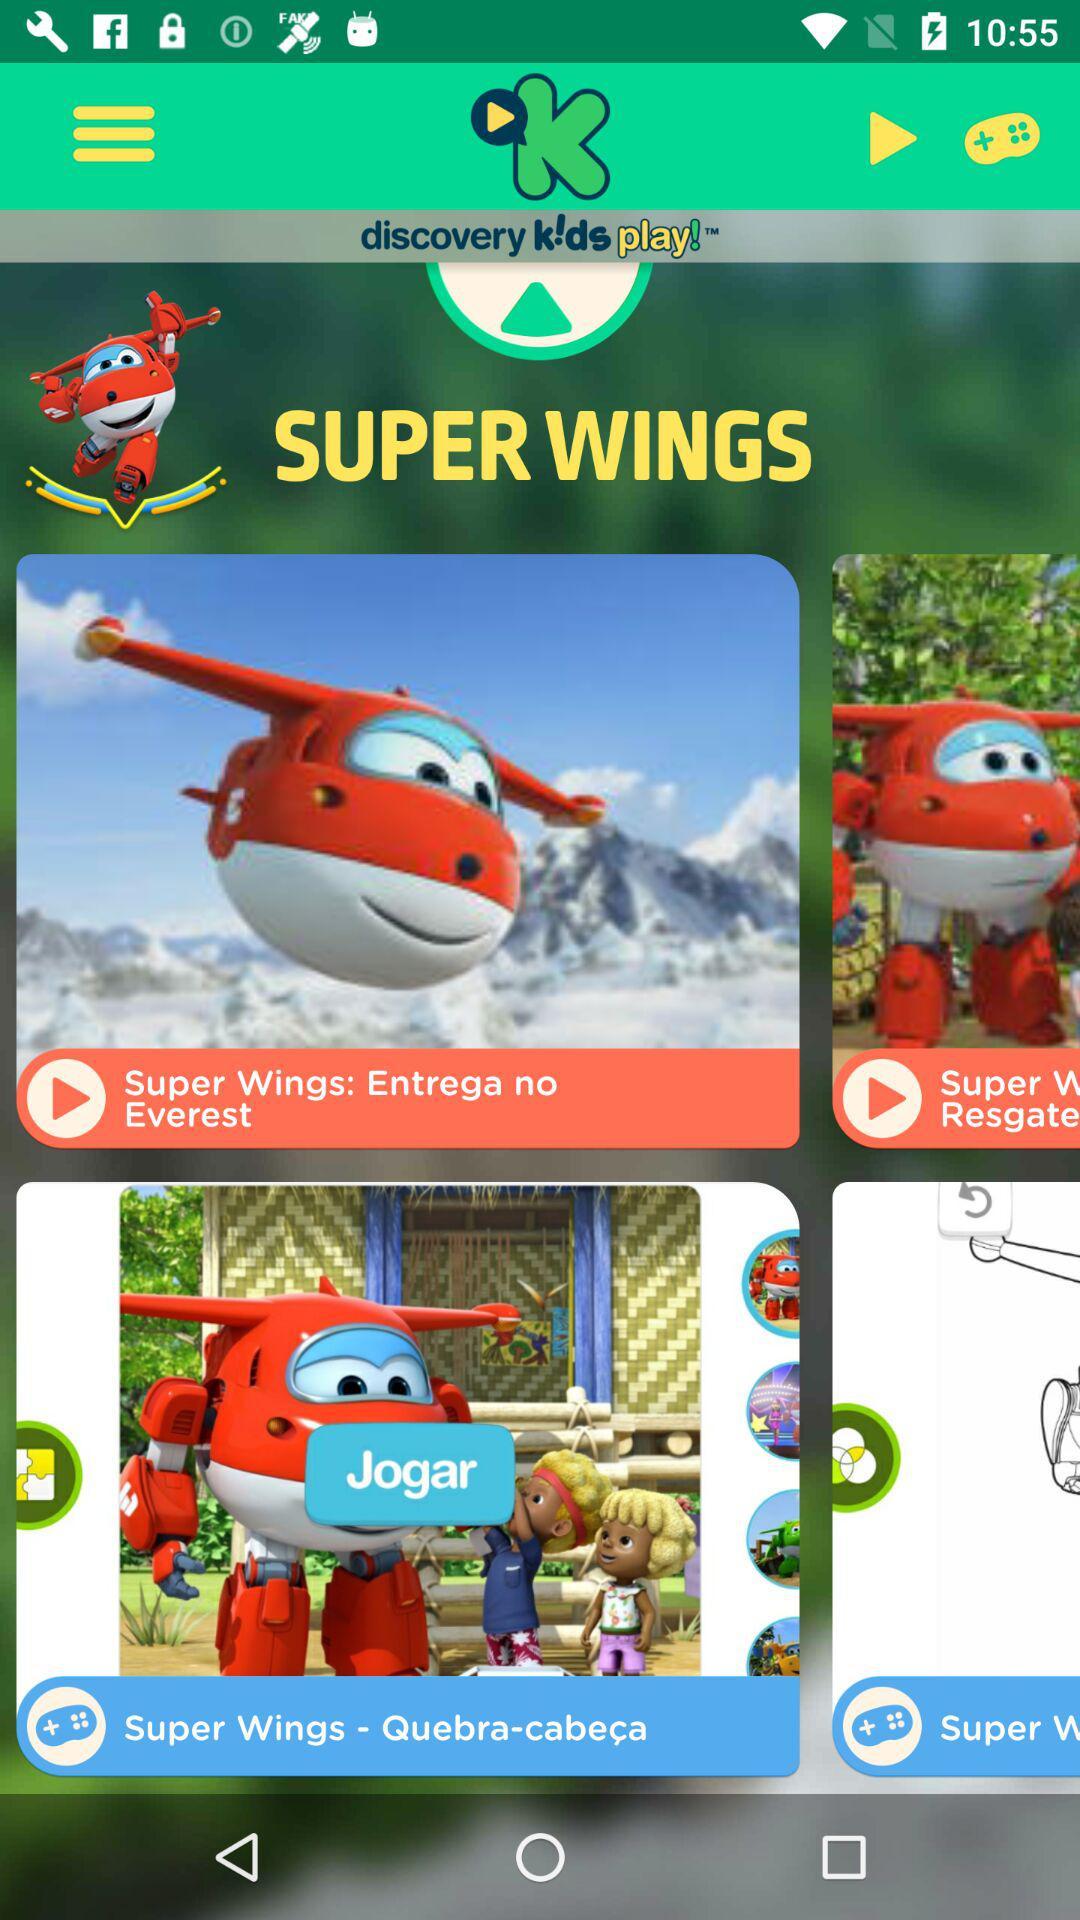  I want to click on the icon above super wings, so click(538, 311).